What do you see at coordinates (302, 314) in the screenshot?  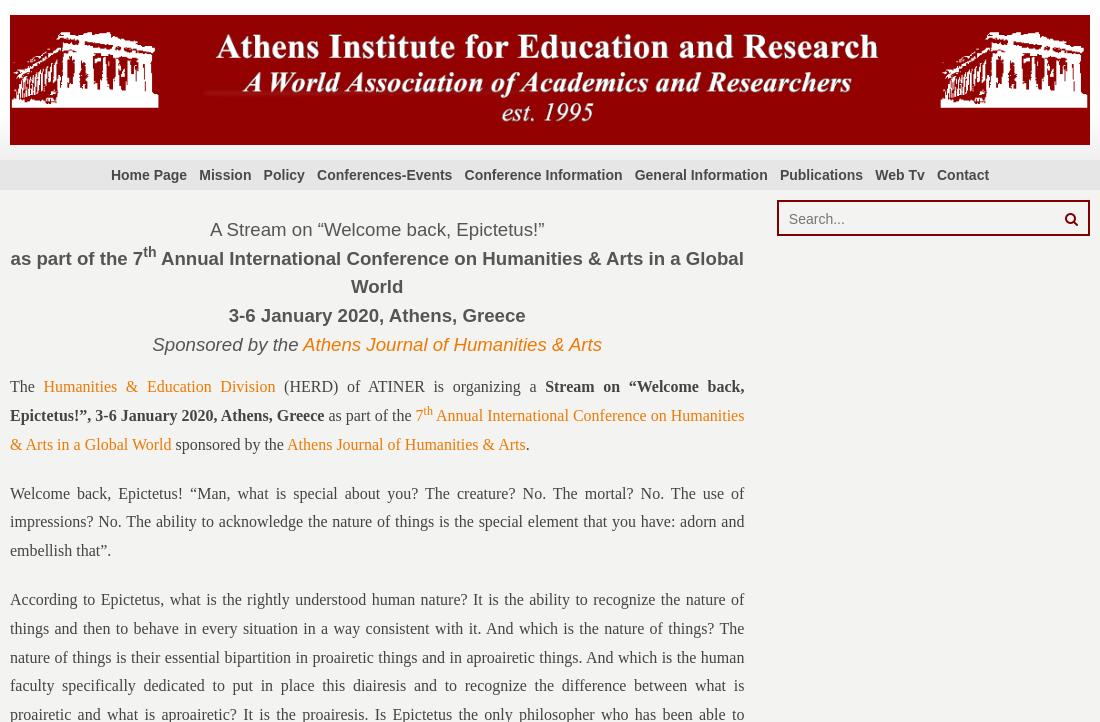 I see `'3-6 January 2020'` at bounding box center [302, 314].